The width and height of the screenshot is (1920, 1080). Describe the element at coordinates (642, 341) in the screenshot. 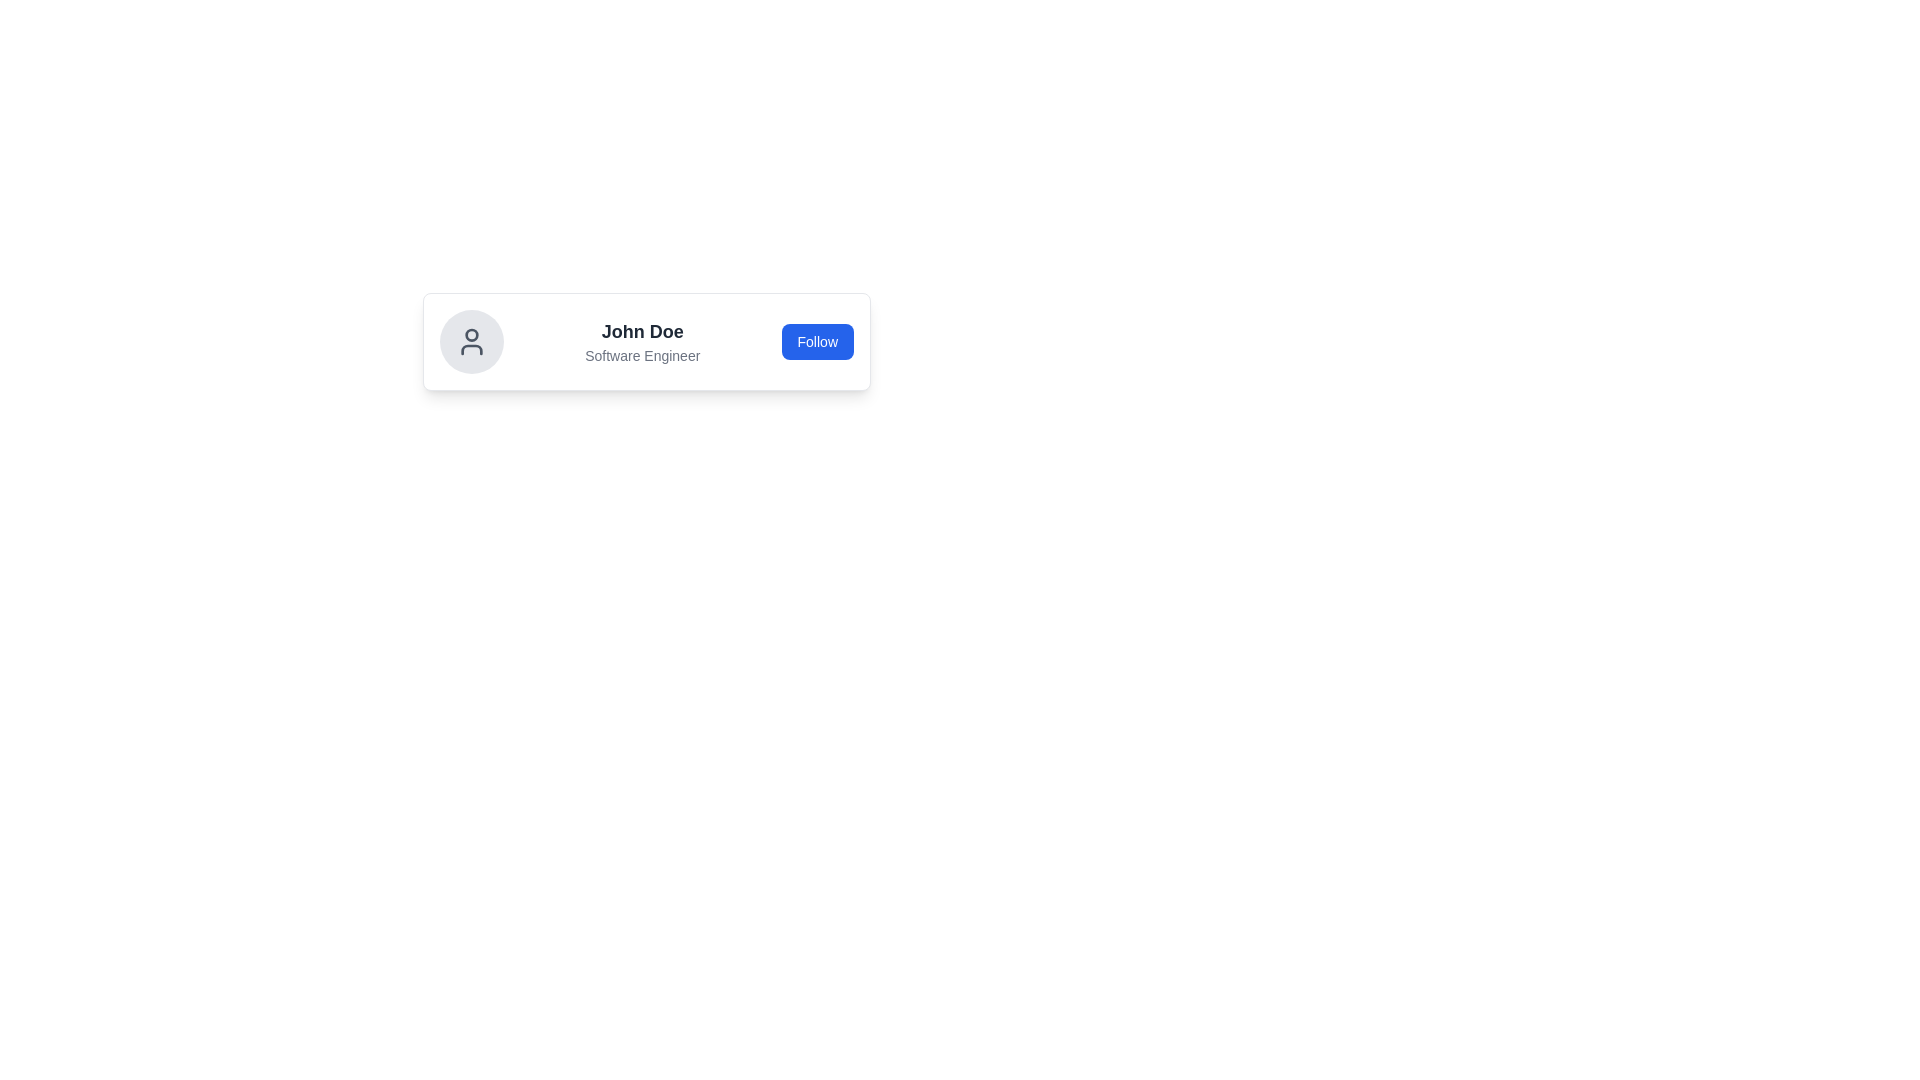

I see `displayed text from the text block featuring 'John Doe' and 'Software Engineer', which is centrally positioned within a bordered card` at that location.